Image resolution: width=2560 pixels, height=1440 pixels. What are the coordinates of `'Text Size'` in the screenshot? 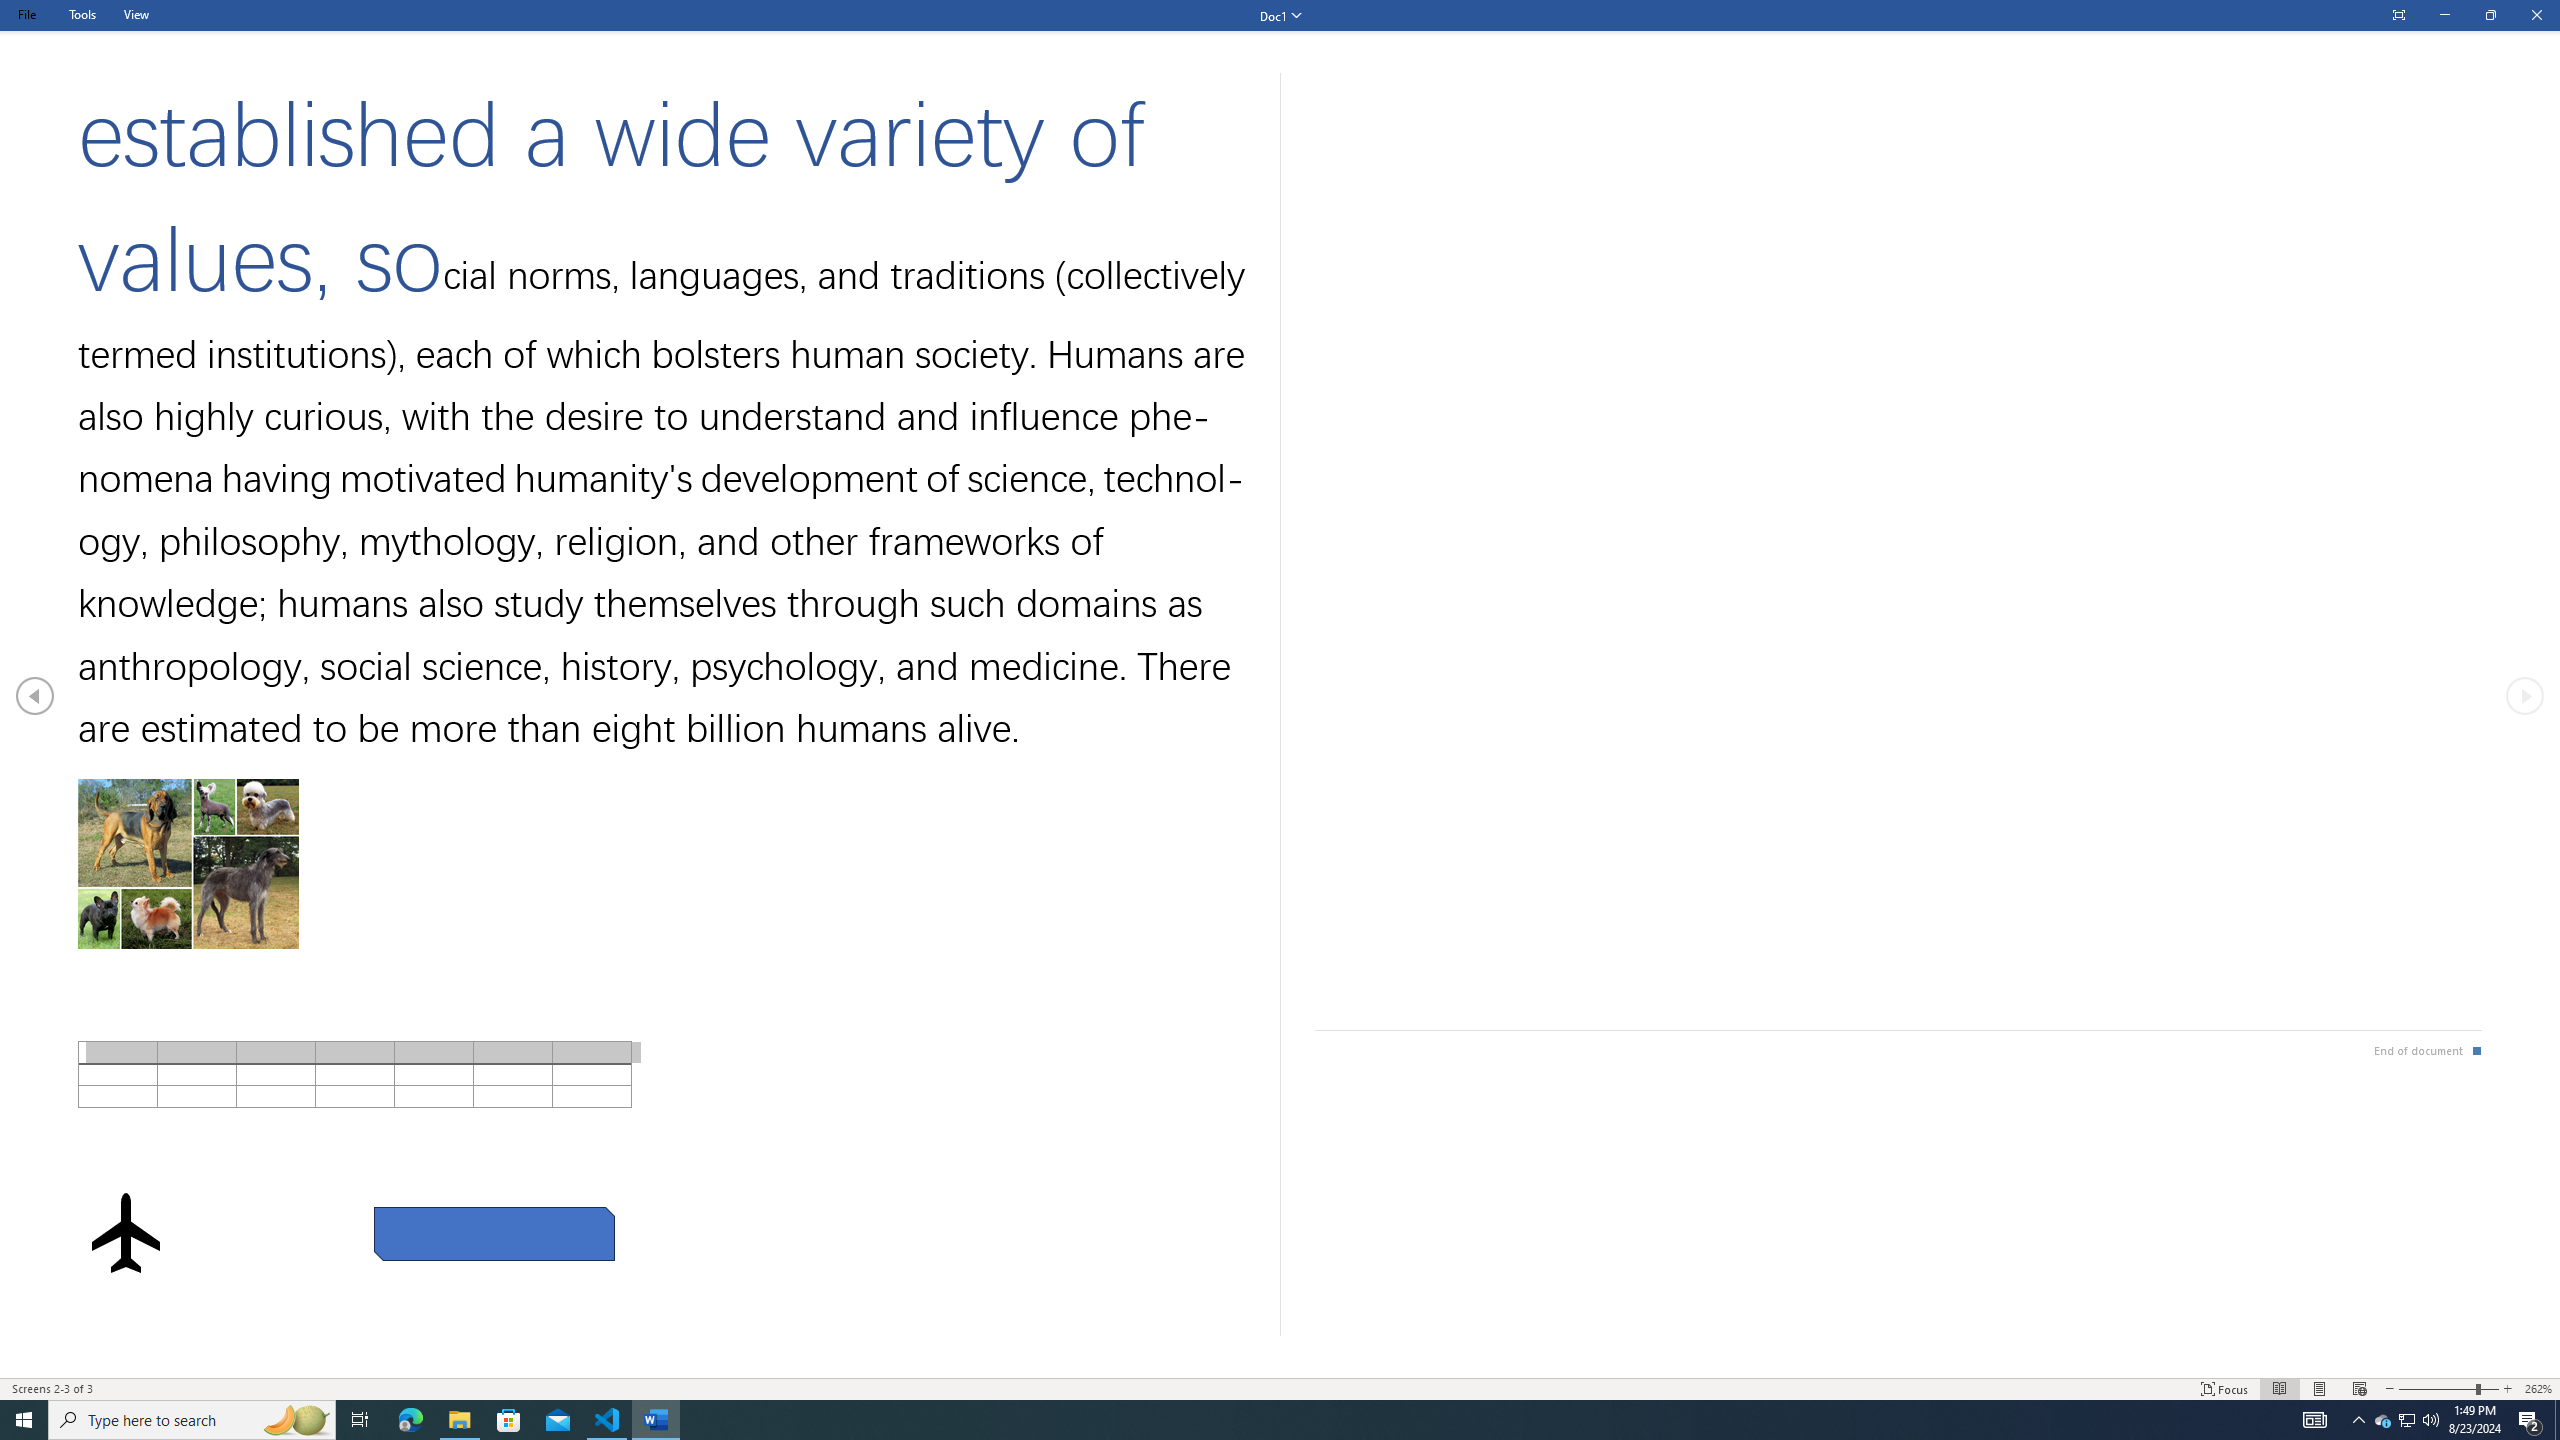 It's located at (2447, 1389).